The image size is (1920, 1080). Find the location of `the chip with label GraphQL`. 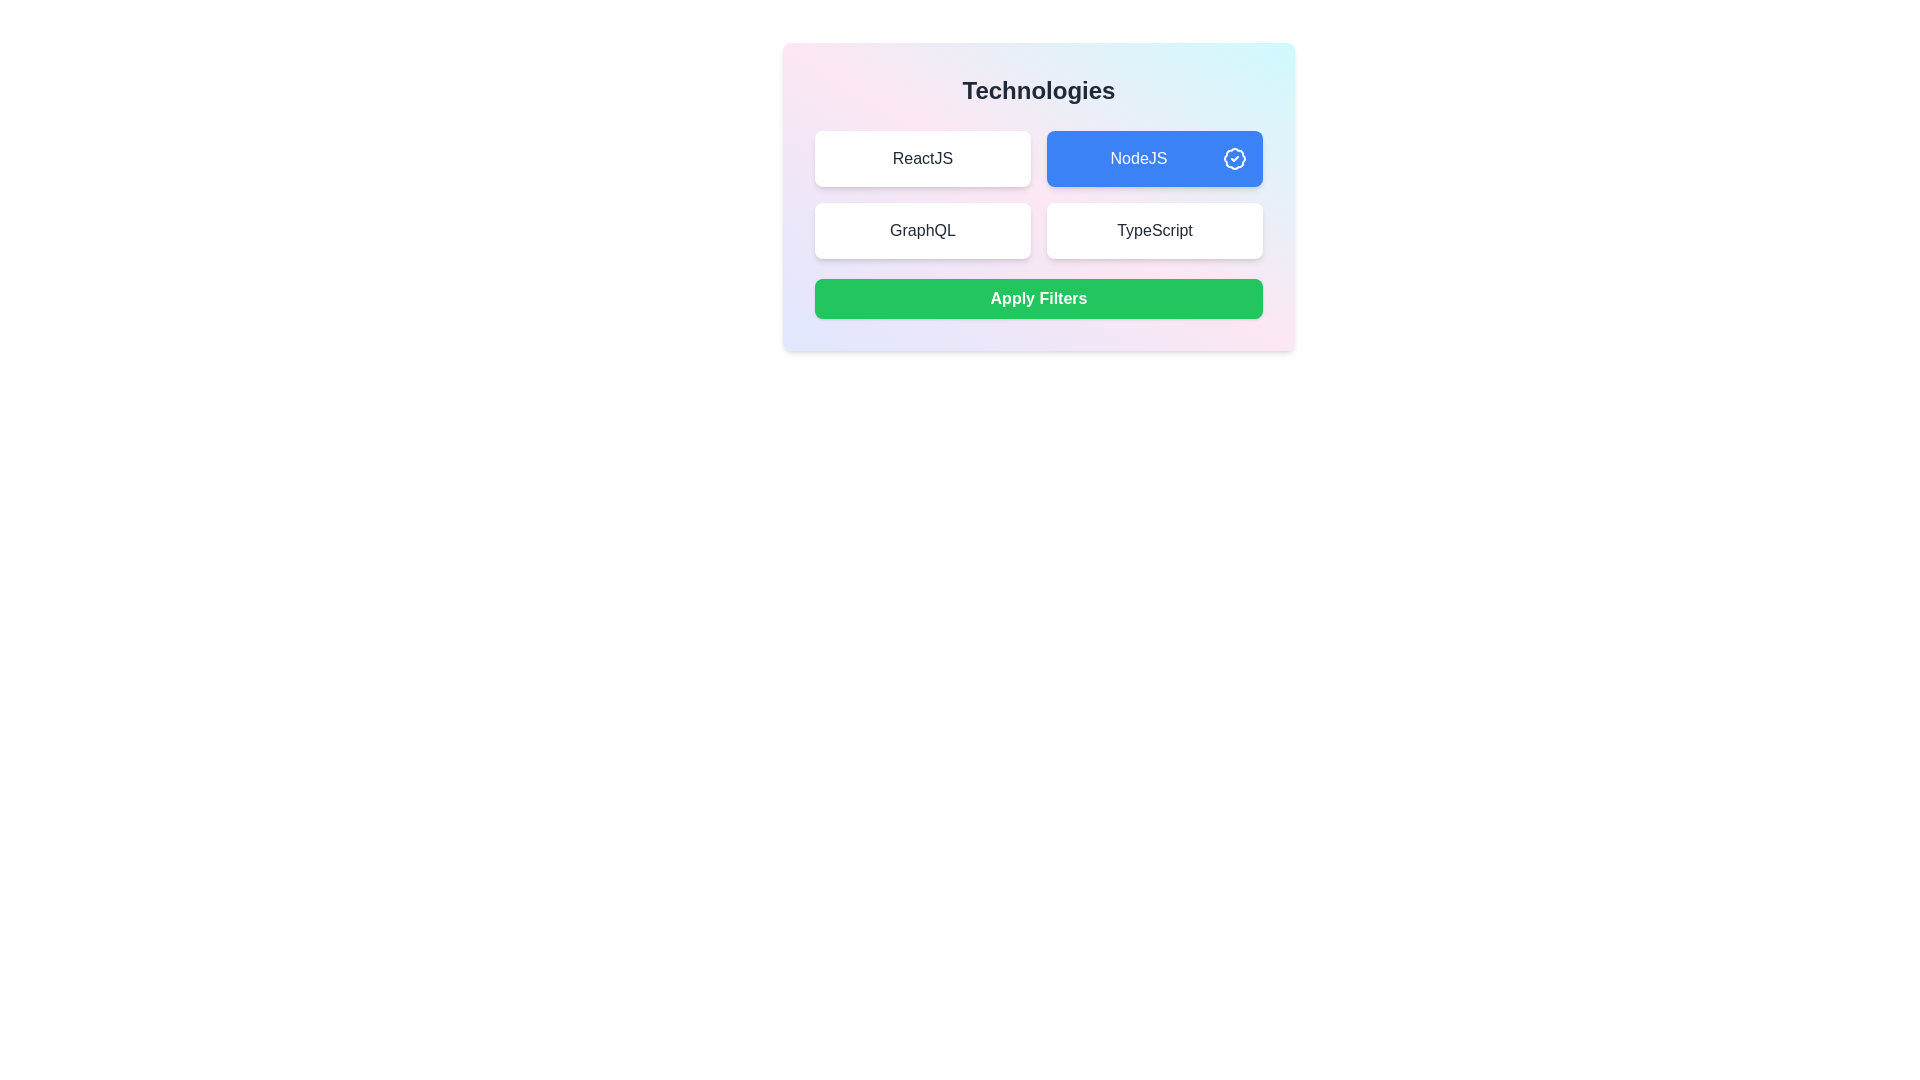

the chip with label GraphQL is located at coordinates (921, 230).